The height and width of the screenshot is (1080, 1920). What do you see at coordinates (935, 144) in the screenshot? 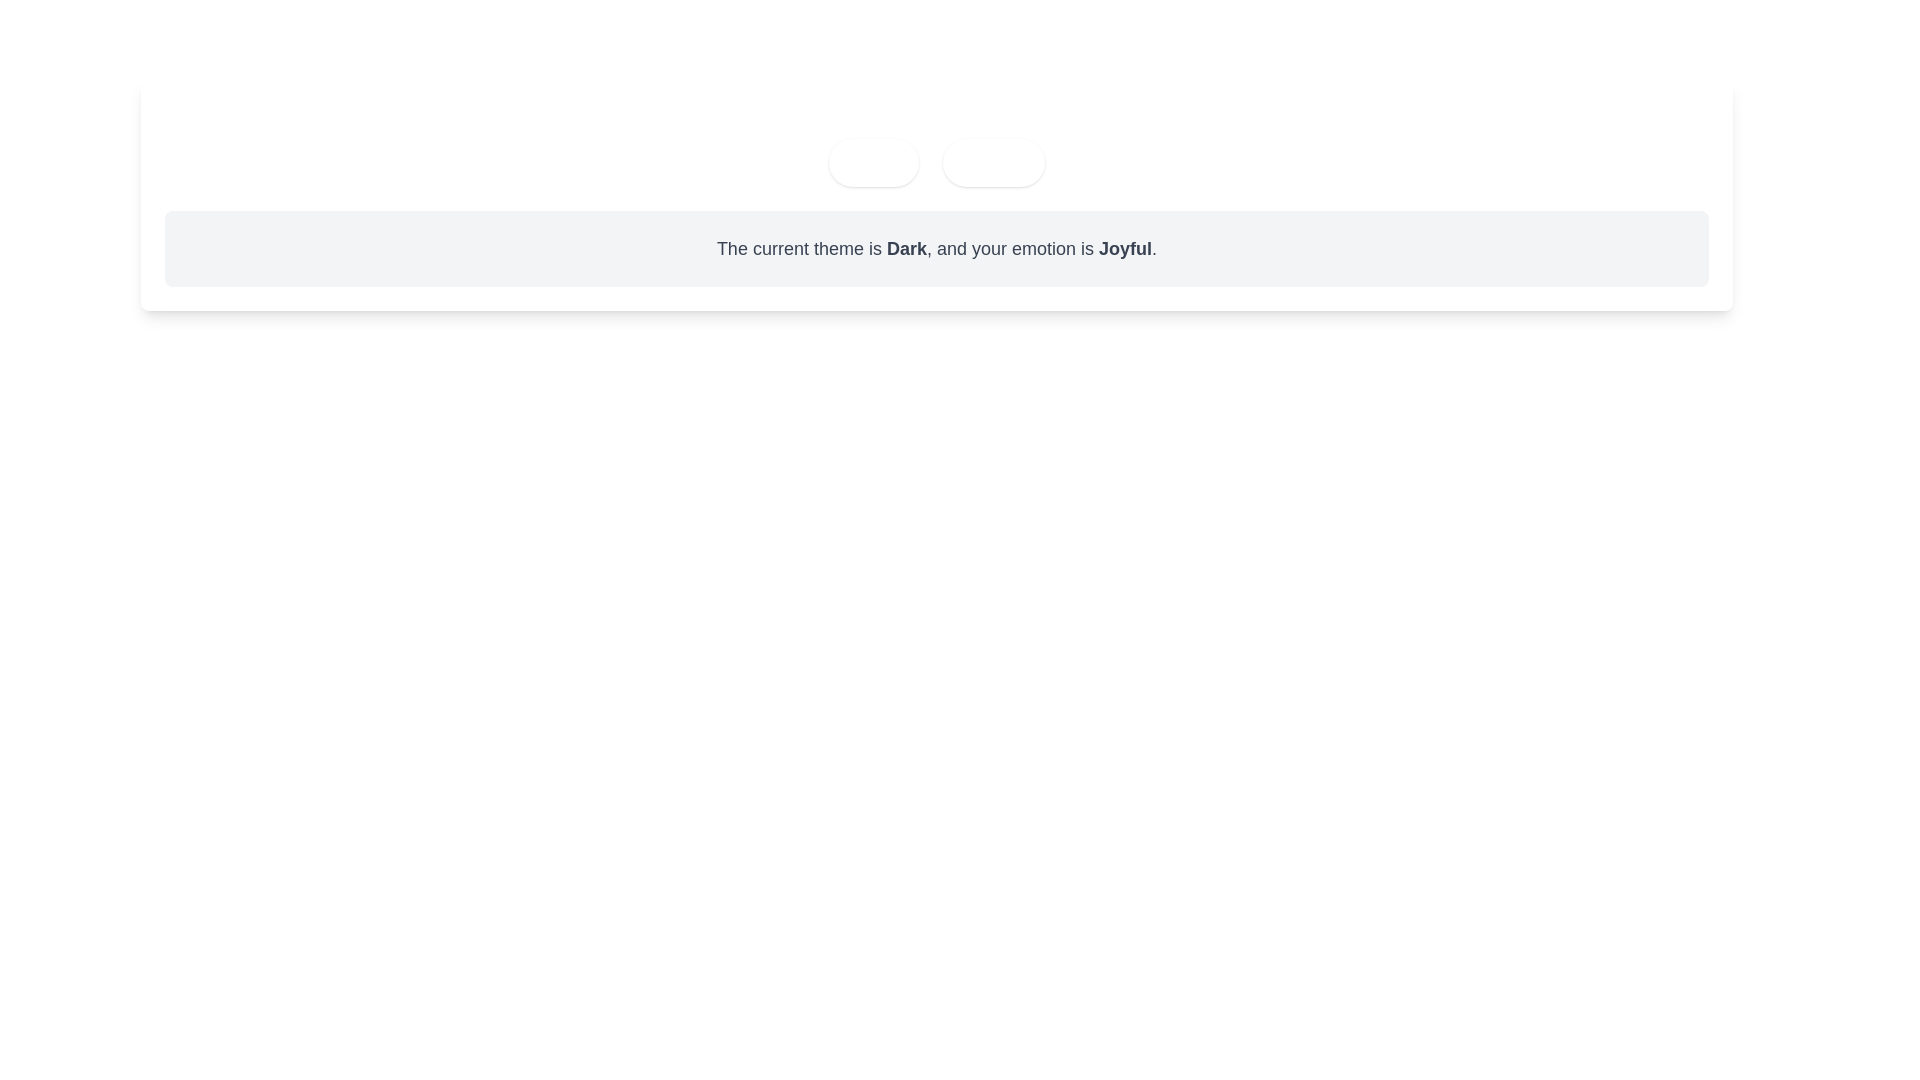
I see `the 'Happy' button in the 'Enhanced Switch Panel'` at bounding box center [935, 144].